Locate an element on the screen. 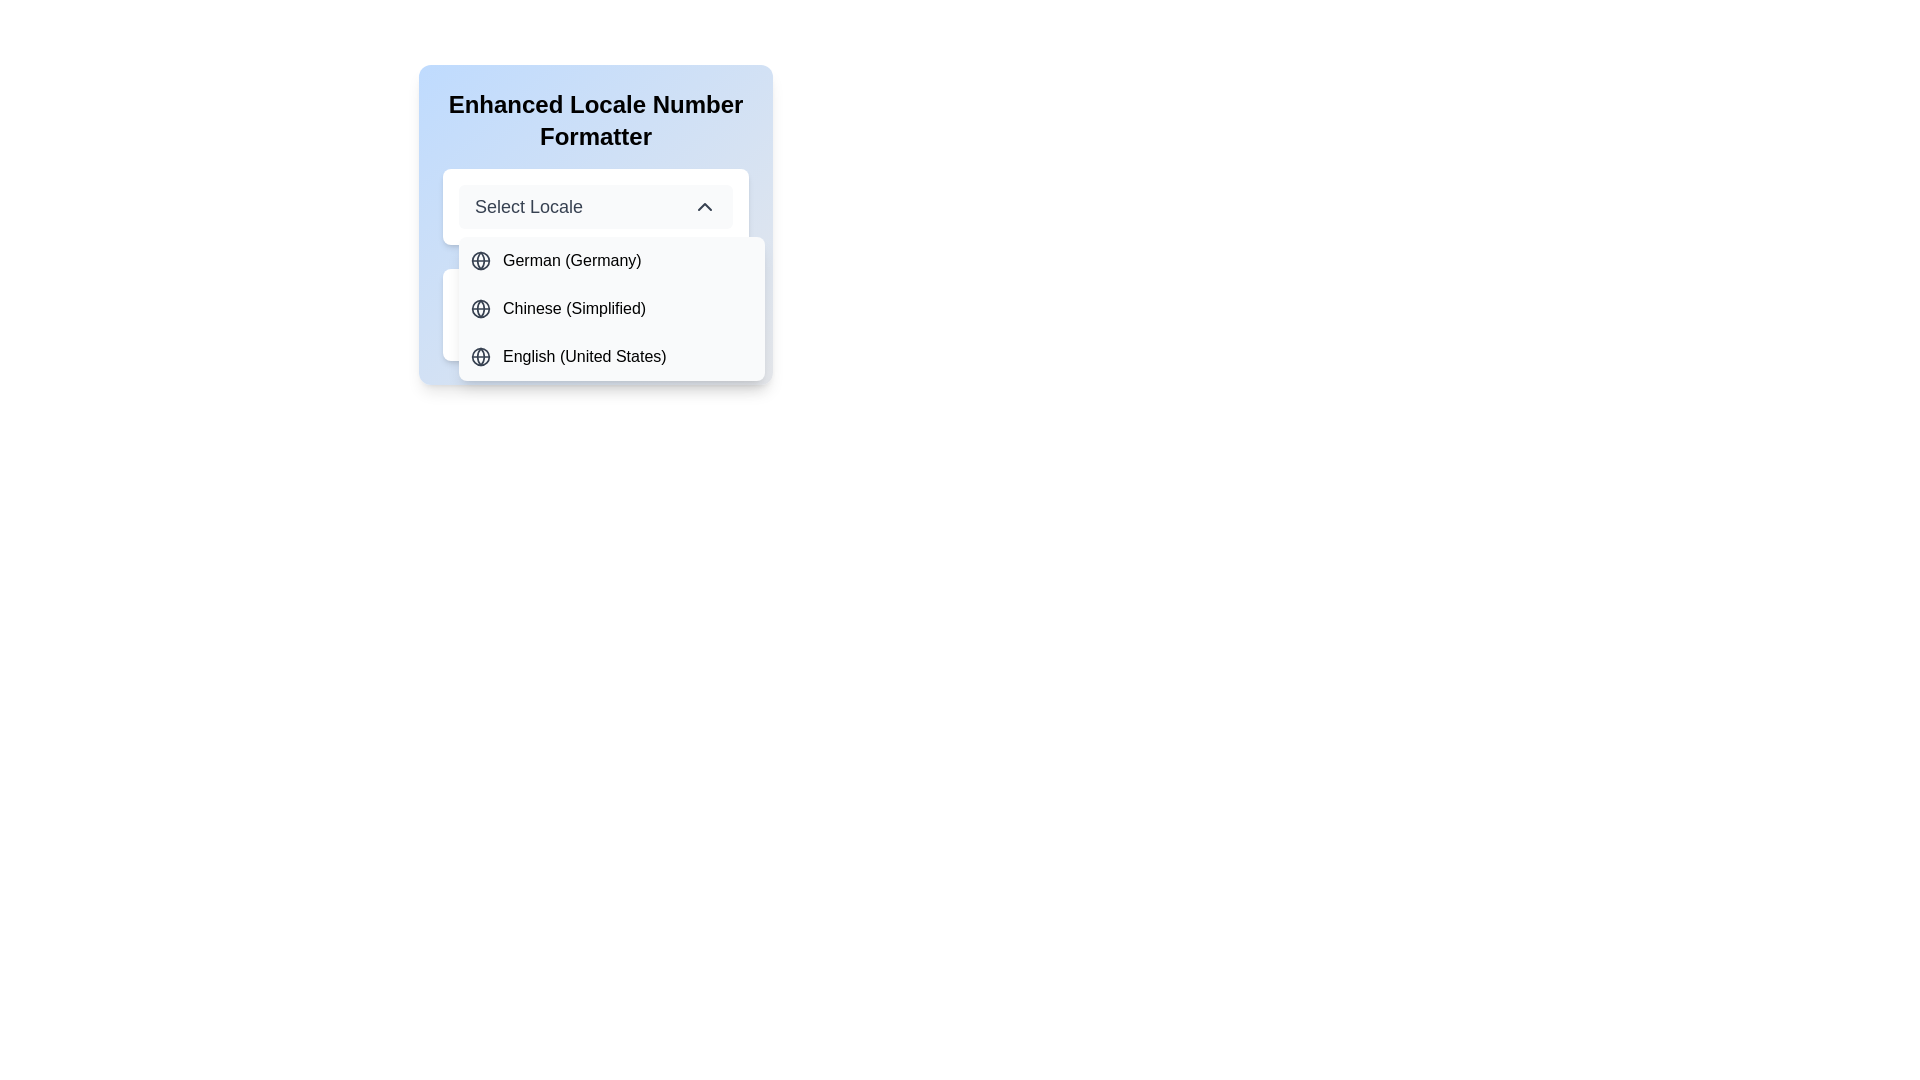 This screenshot has height=1080, width=1920. the 'German (Germany)' locale option in the dropdown list is located at coordinates (571, 260).